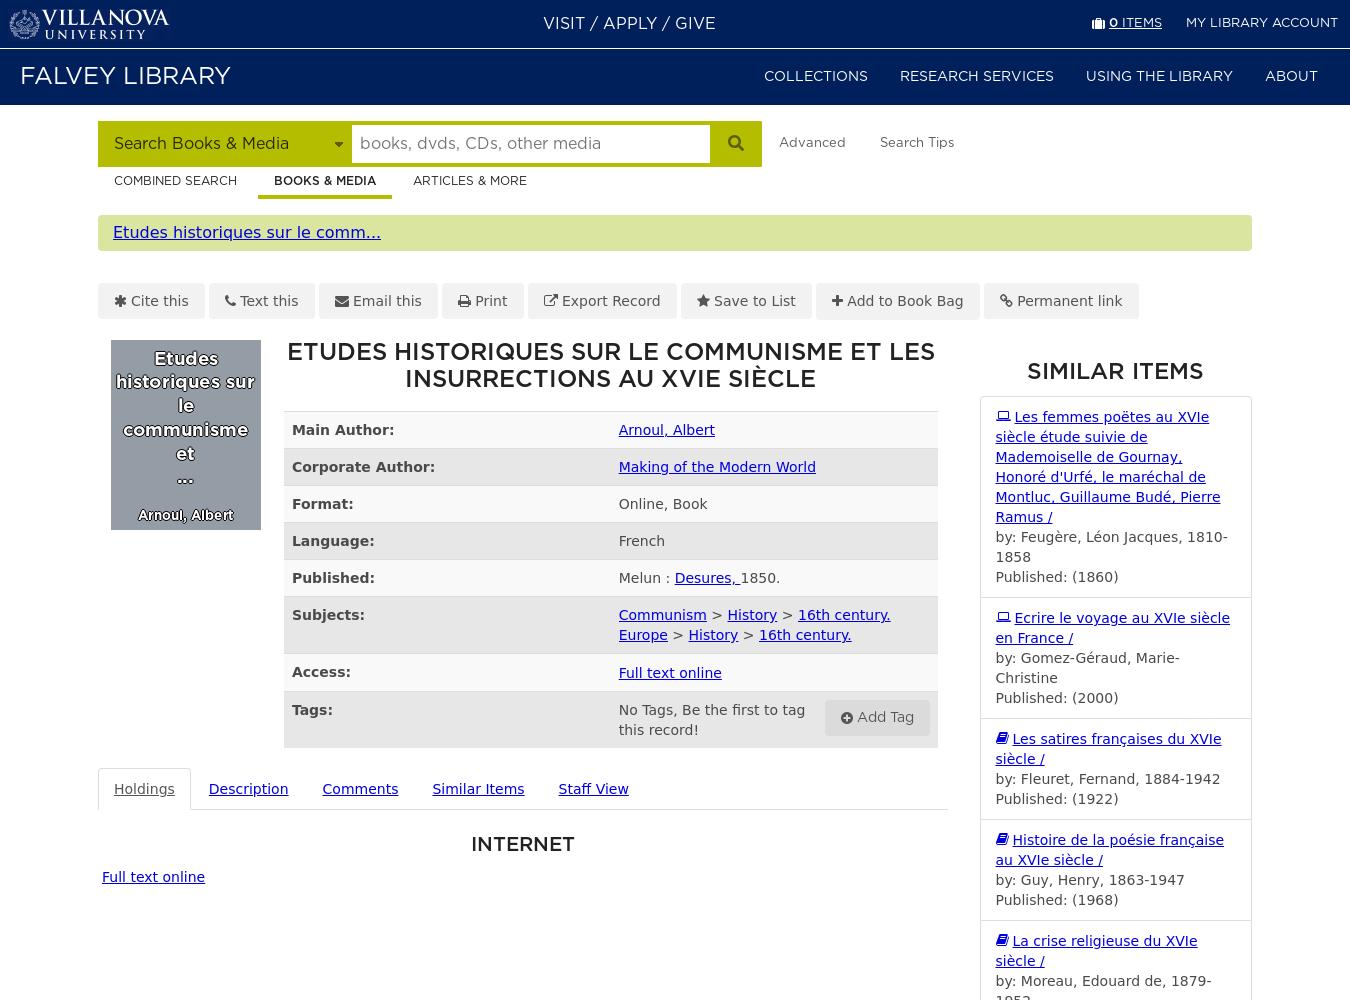 The image size is (1350, 1000). Describe the element at coordinates (468, 180) in the screenshot. I see `'Articles & more'` at that location.